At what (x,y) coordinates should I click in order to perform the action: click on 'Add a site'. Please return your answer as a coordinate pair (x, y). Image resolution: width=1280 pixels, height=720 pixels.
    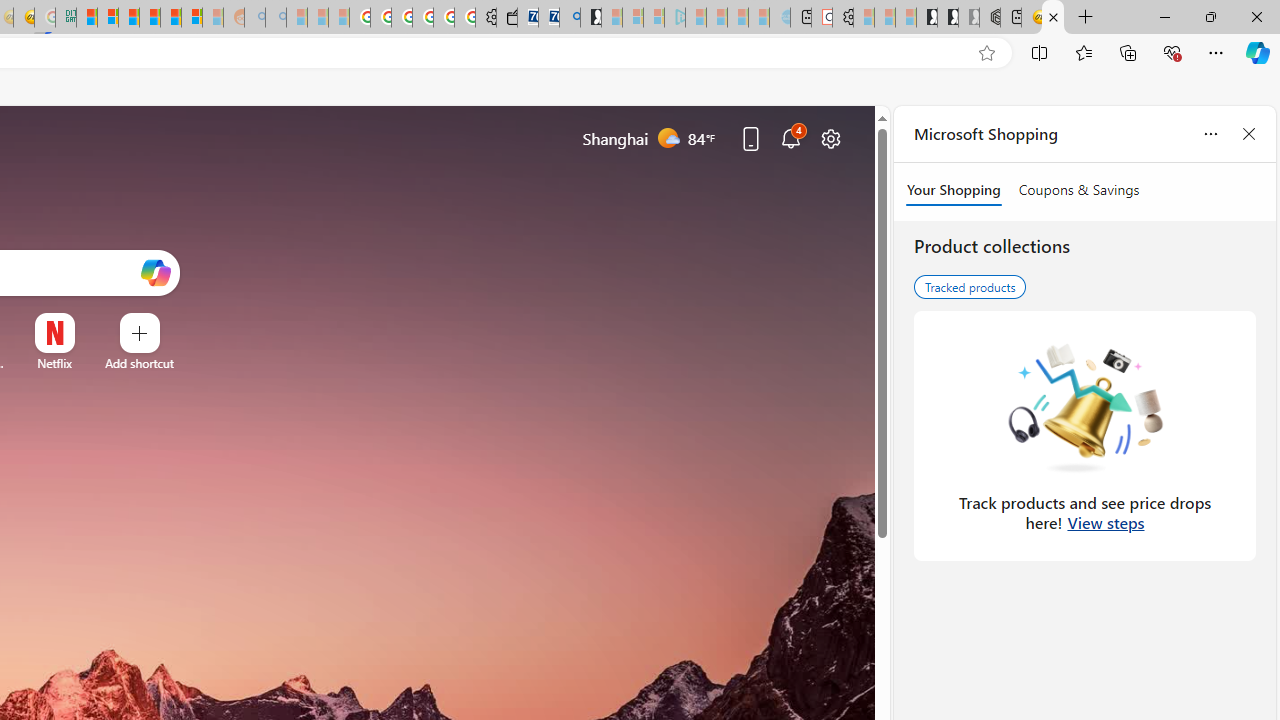
    Looking at the image, I should click on (138, 363).